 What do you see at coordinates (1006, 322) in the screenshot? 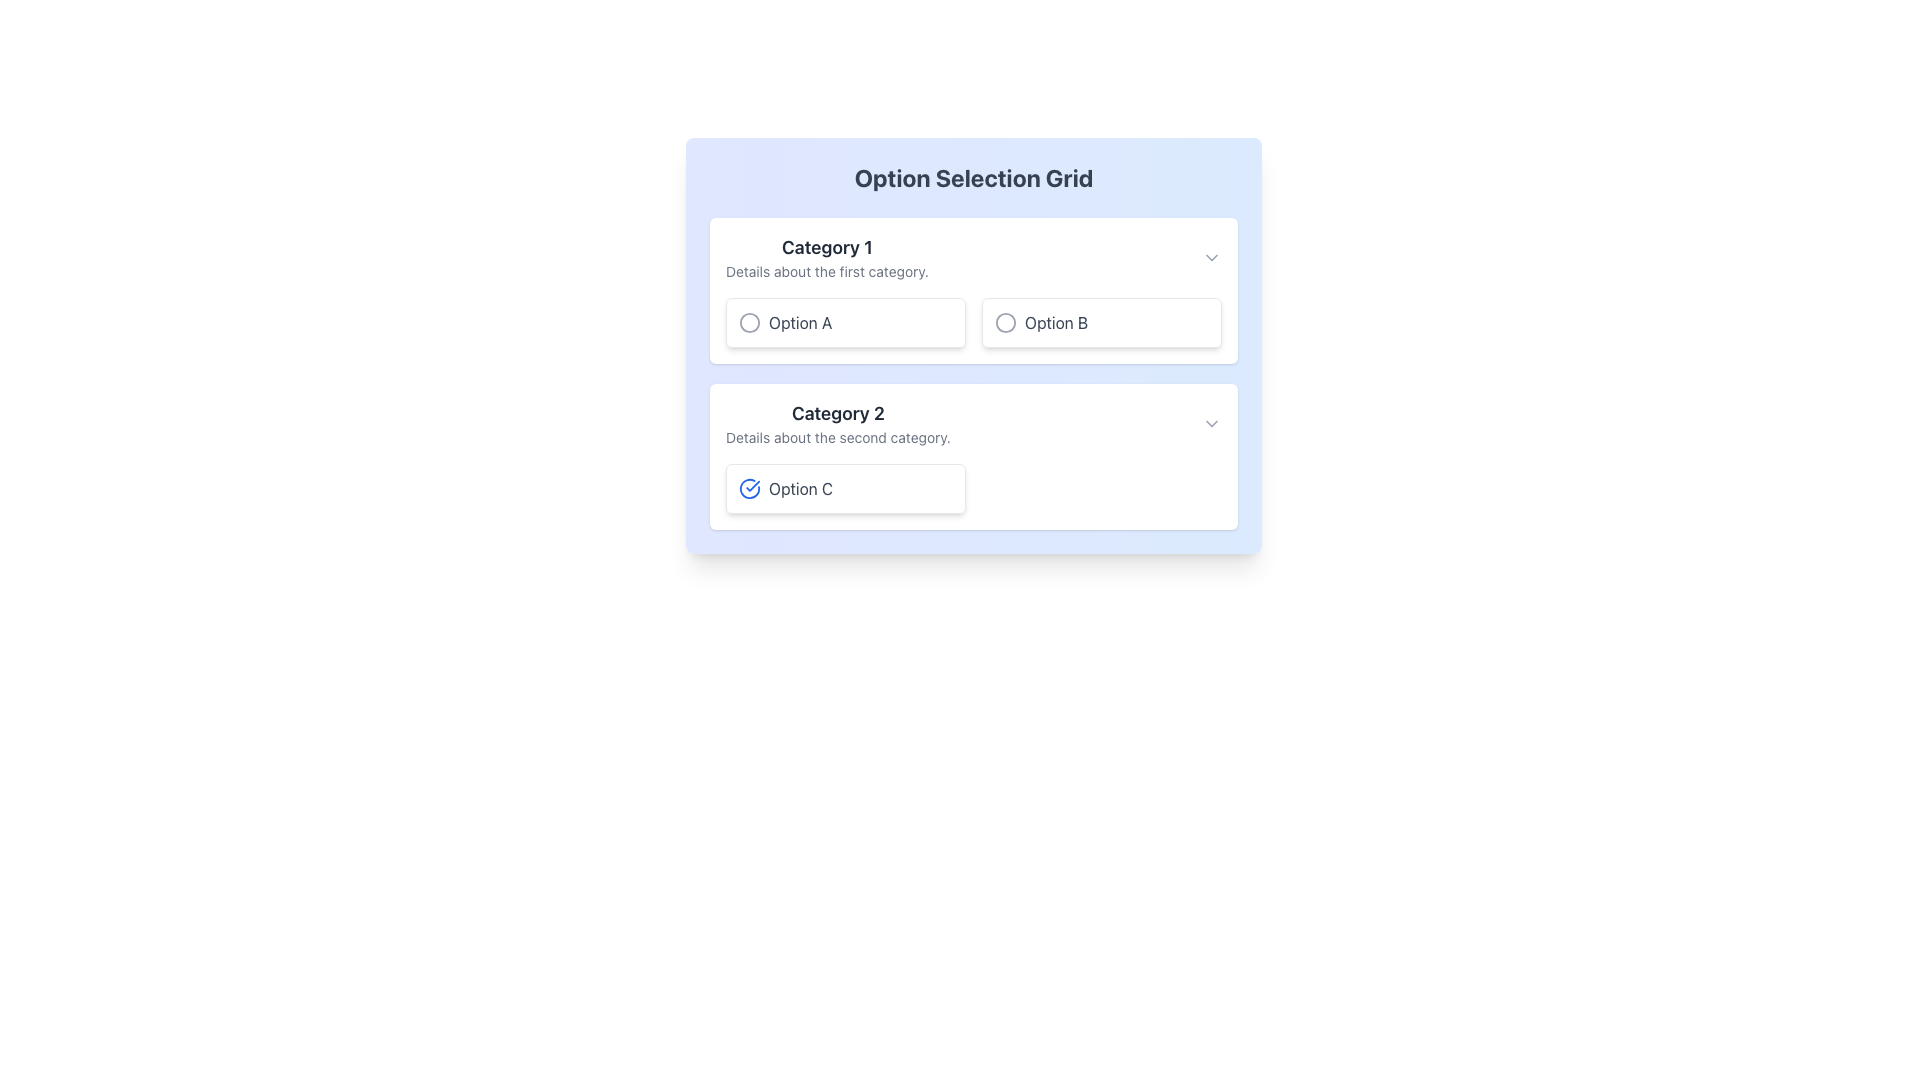
I see `the inner circular graphic element of the SVG circle group, which is styled with a gray color and is located inside the selection box labeled 'Option B' in the upper-right section of the second content group under 'Category 1'` at bounding box center [1006, 322].